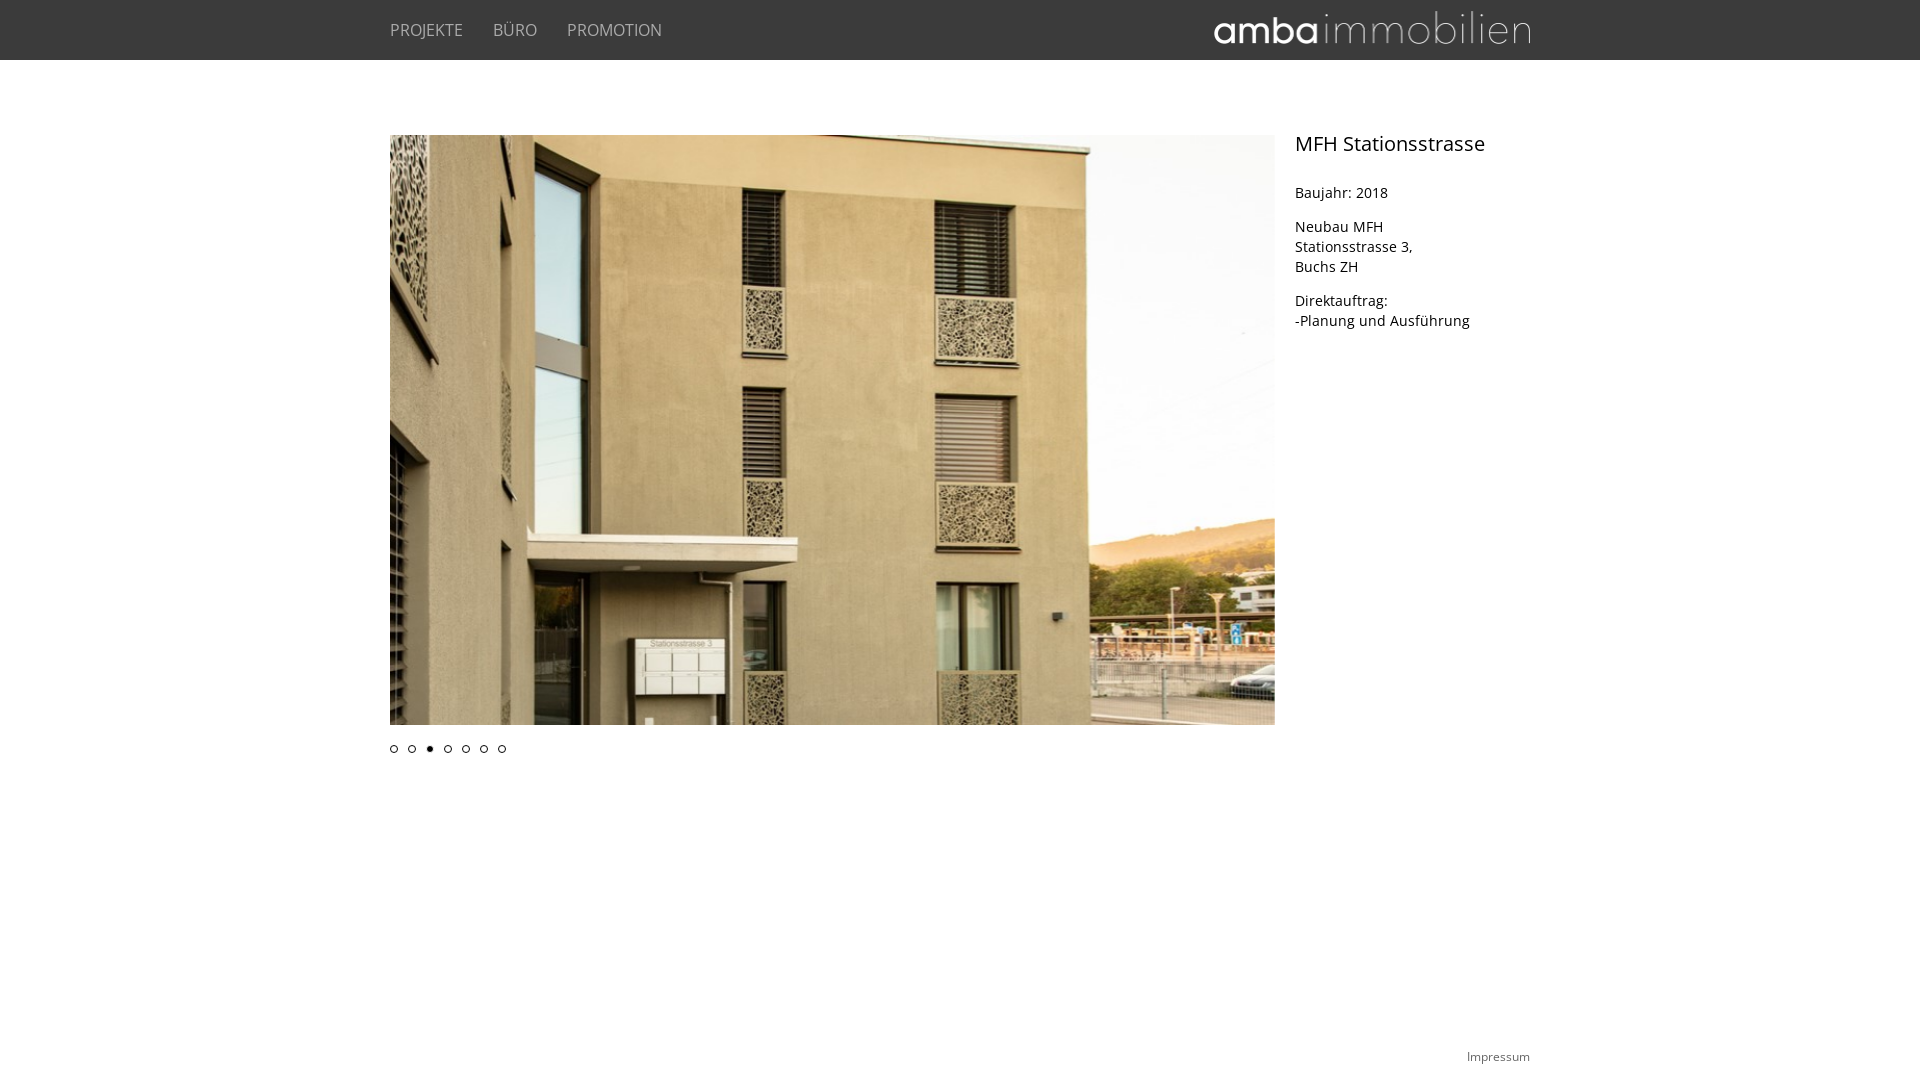  What do you see at coordinates (443, 748) in the screenshot?
I see `'4'` at bounding box center [443, 748].